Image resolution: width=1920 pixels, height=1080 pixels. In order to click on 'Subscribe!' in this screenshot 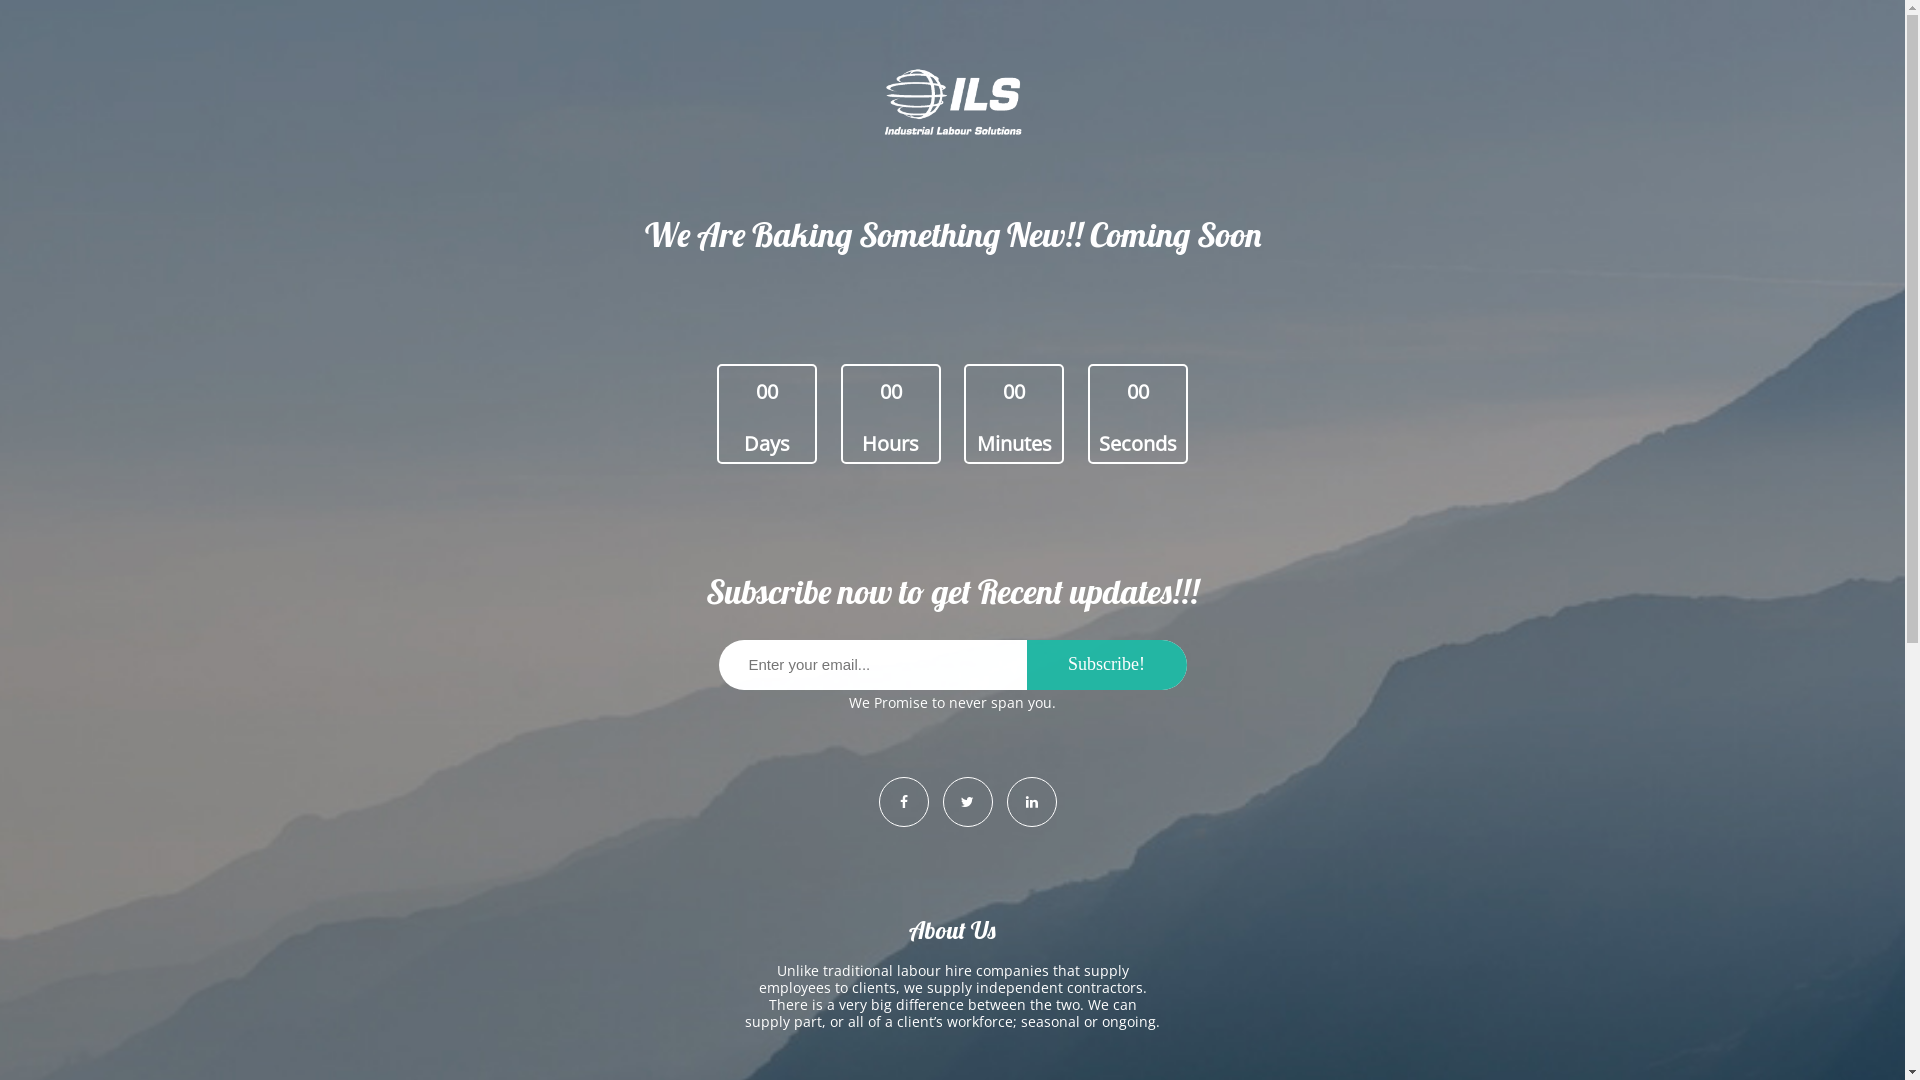, I will do `click(1104, 664)`.